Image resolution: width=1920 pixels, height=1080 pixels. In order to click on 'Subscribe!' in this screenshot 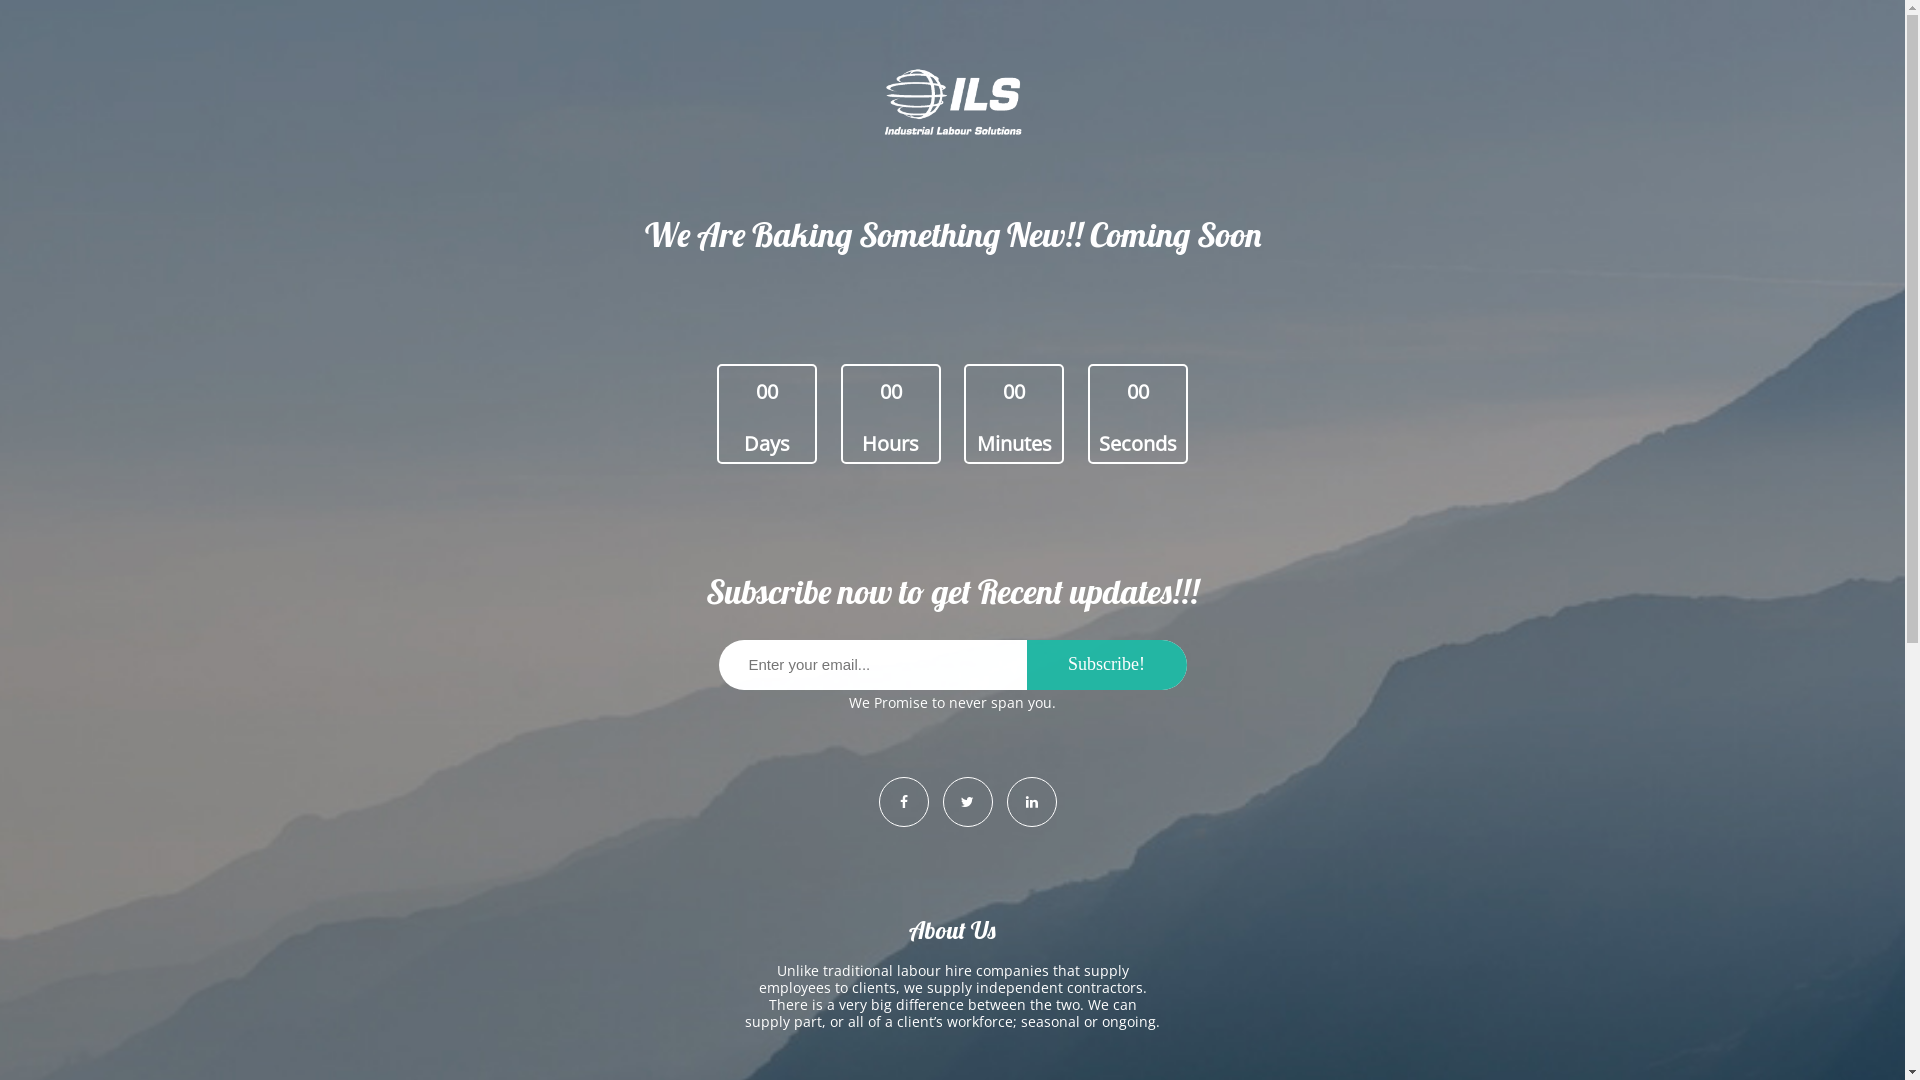, I will do `click(1104, 664)`.